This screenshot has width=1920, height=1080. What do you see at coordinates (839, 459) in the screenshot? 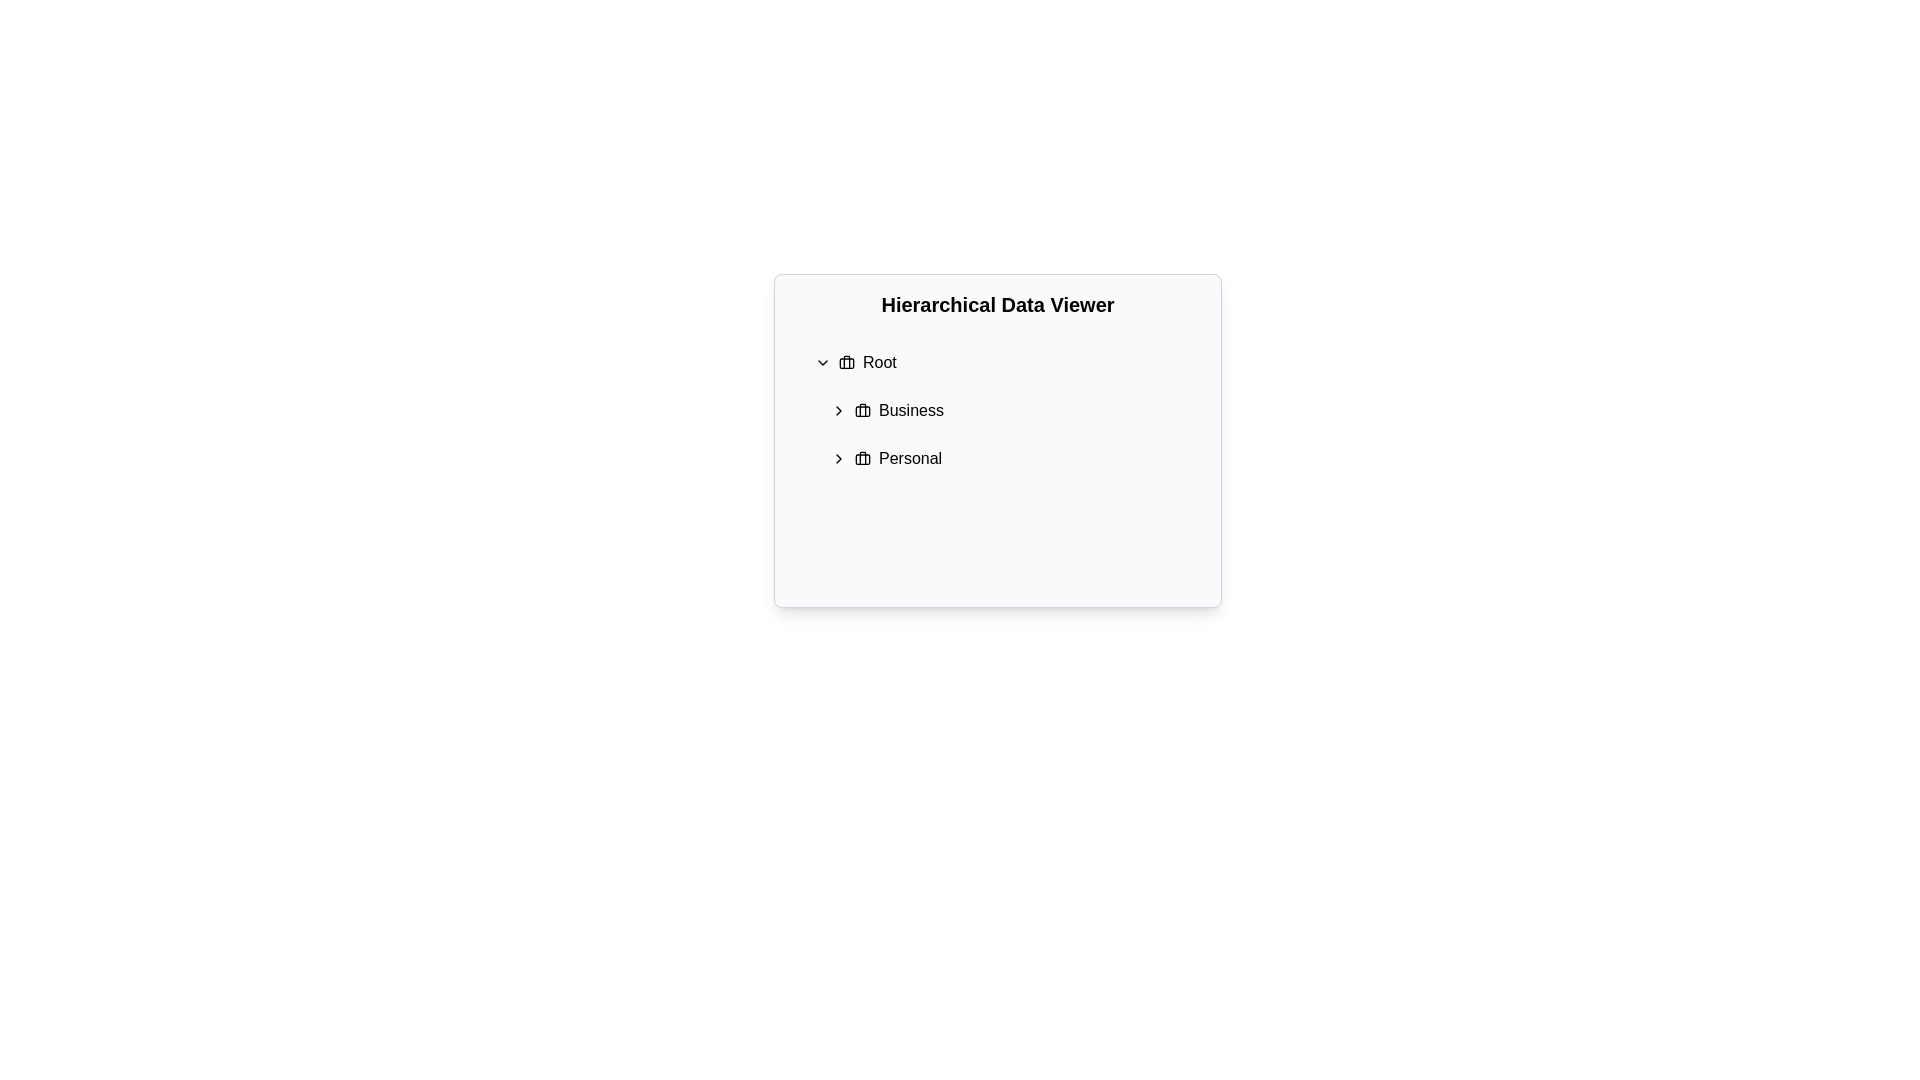
I see `the Chevron Icon` at bounding box center [839, 459].